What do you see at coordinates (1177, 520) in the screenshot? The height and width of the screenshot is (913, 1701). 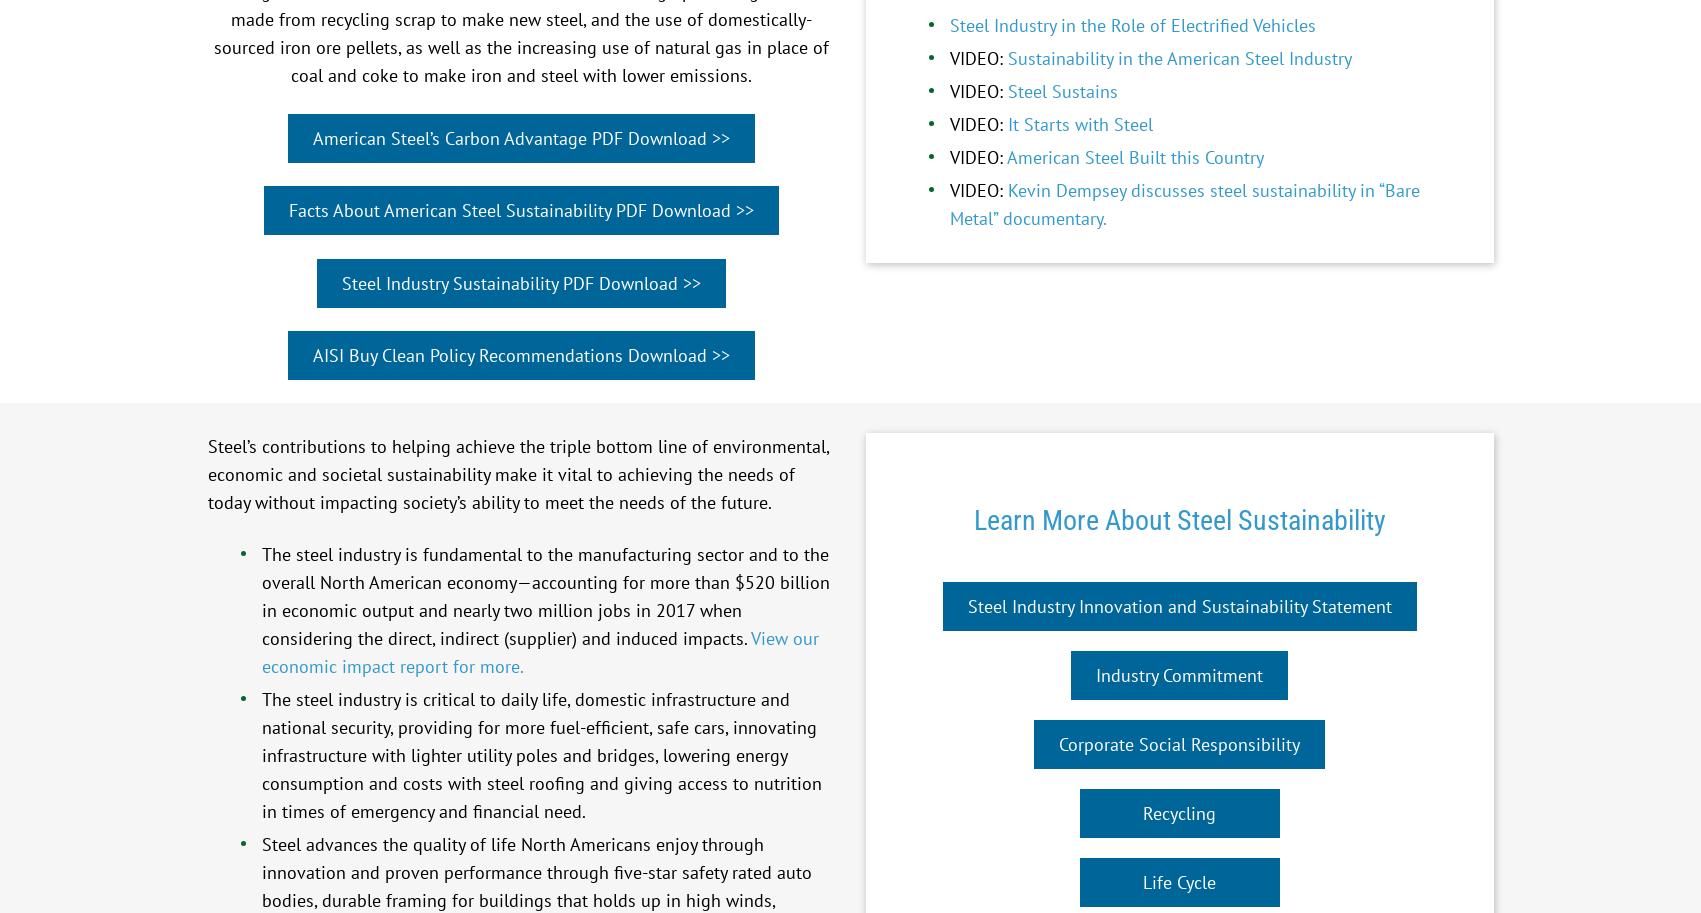 I see `'Learn More About Steel Sustainability'` at bounding box center [1177, 520].